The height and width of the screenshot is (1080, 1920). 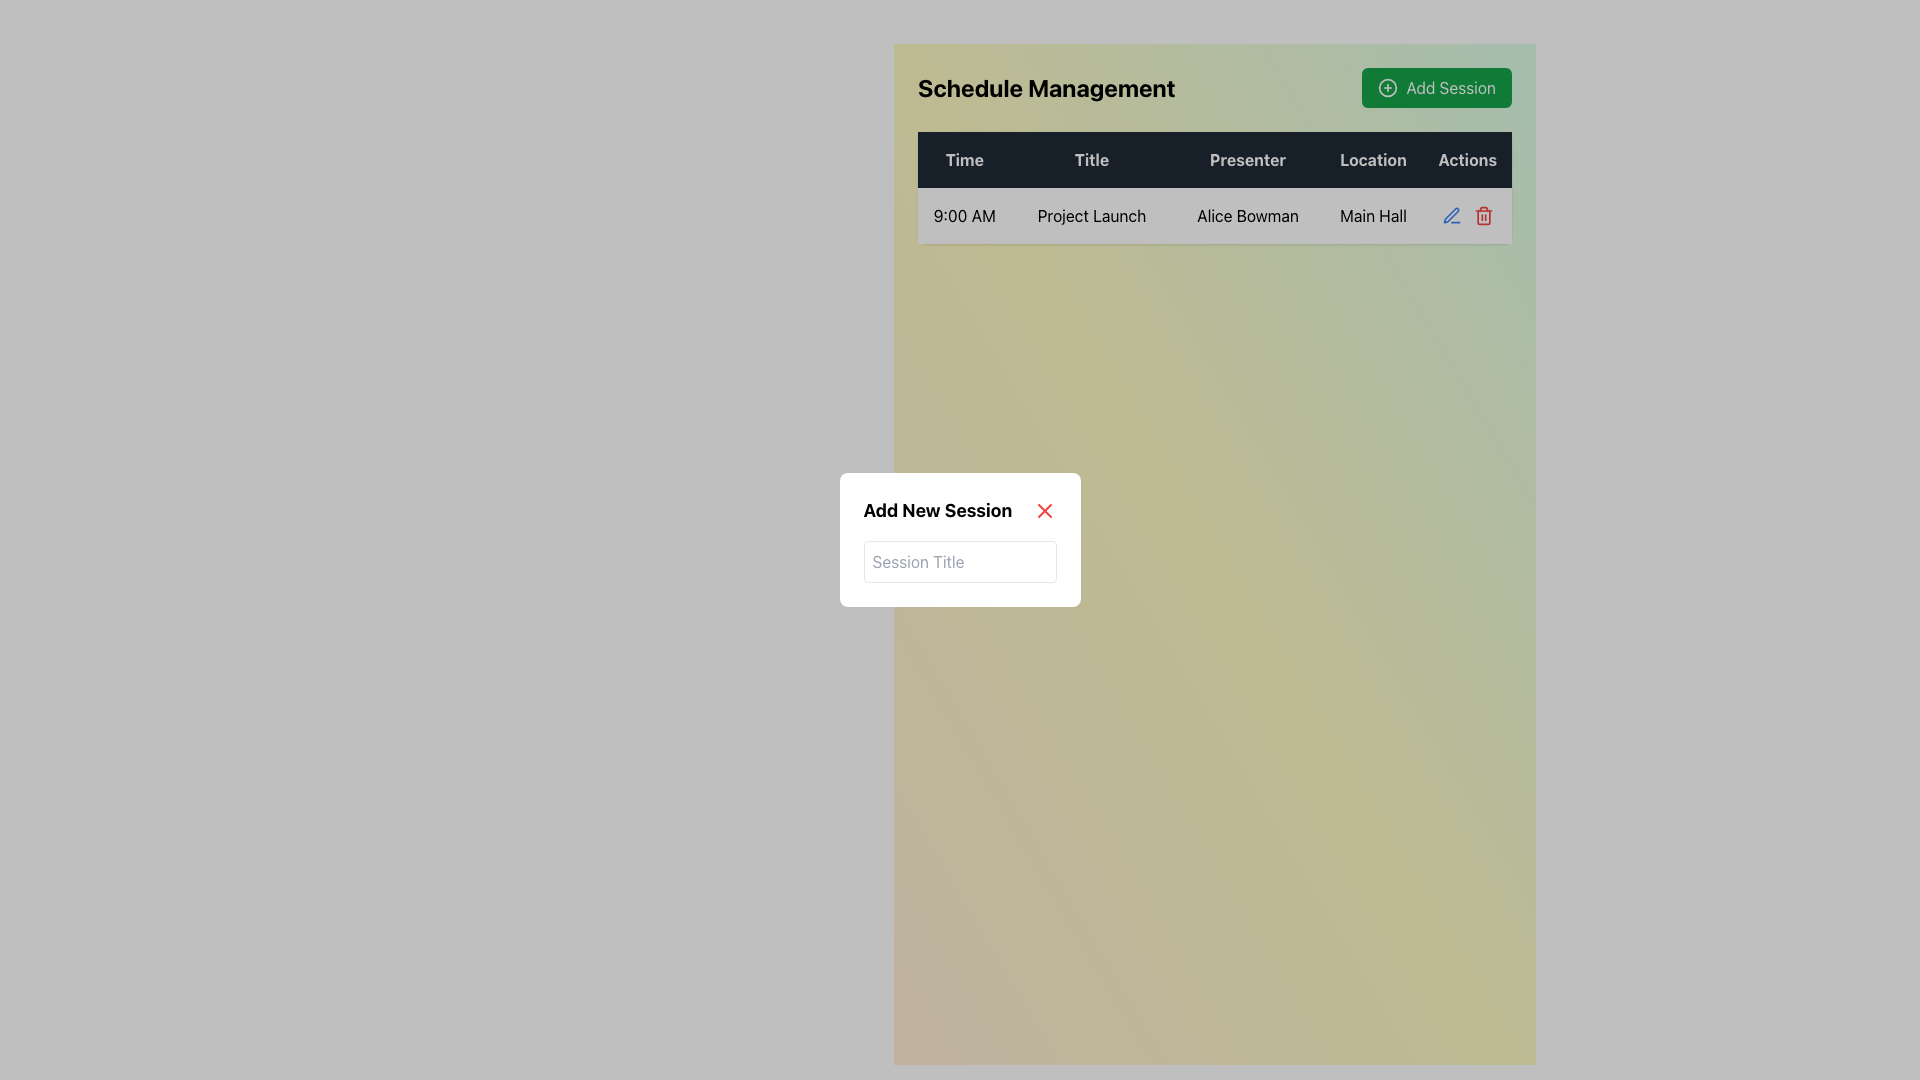 I want to click on the delete icon button in the Actions column of the Project Launch entry, so click(x=1483, y=216).